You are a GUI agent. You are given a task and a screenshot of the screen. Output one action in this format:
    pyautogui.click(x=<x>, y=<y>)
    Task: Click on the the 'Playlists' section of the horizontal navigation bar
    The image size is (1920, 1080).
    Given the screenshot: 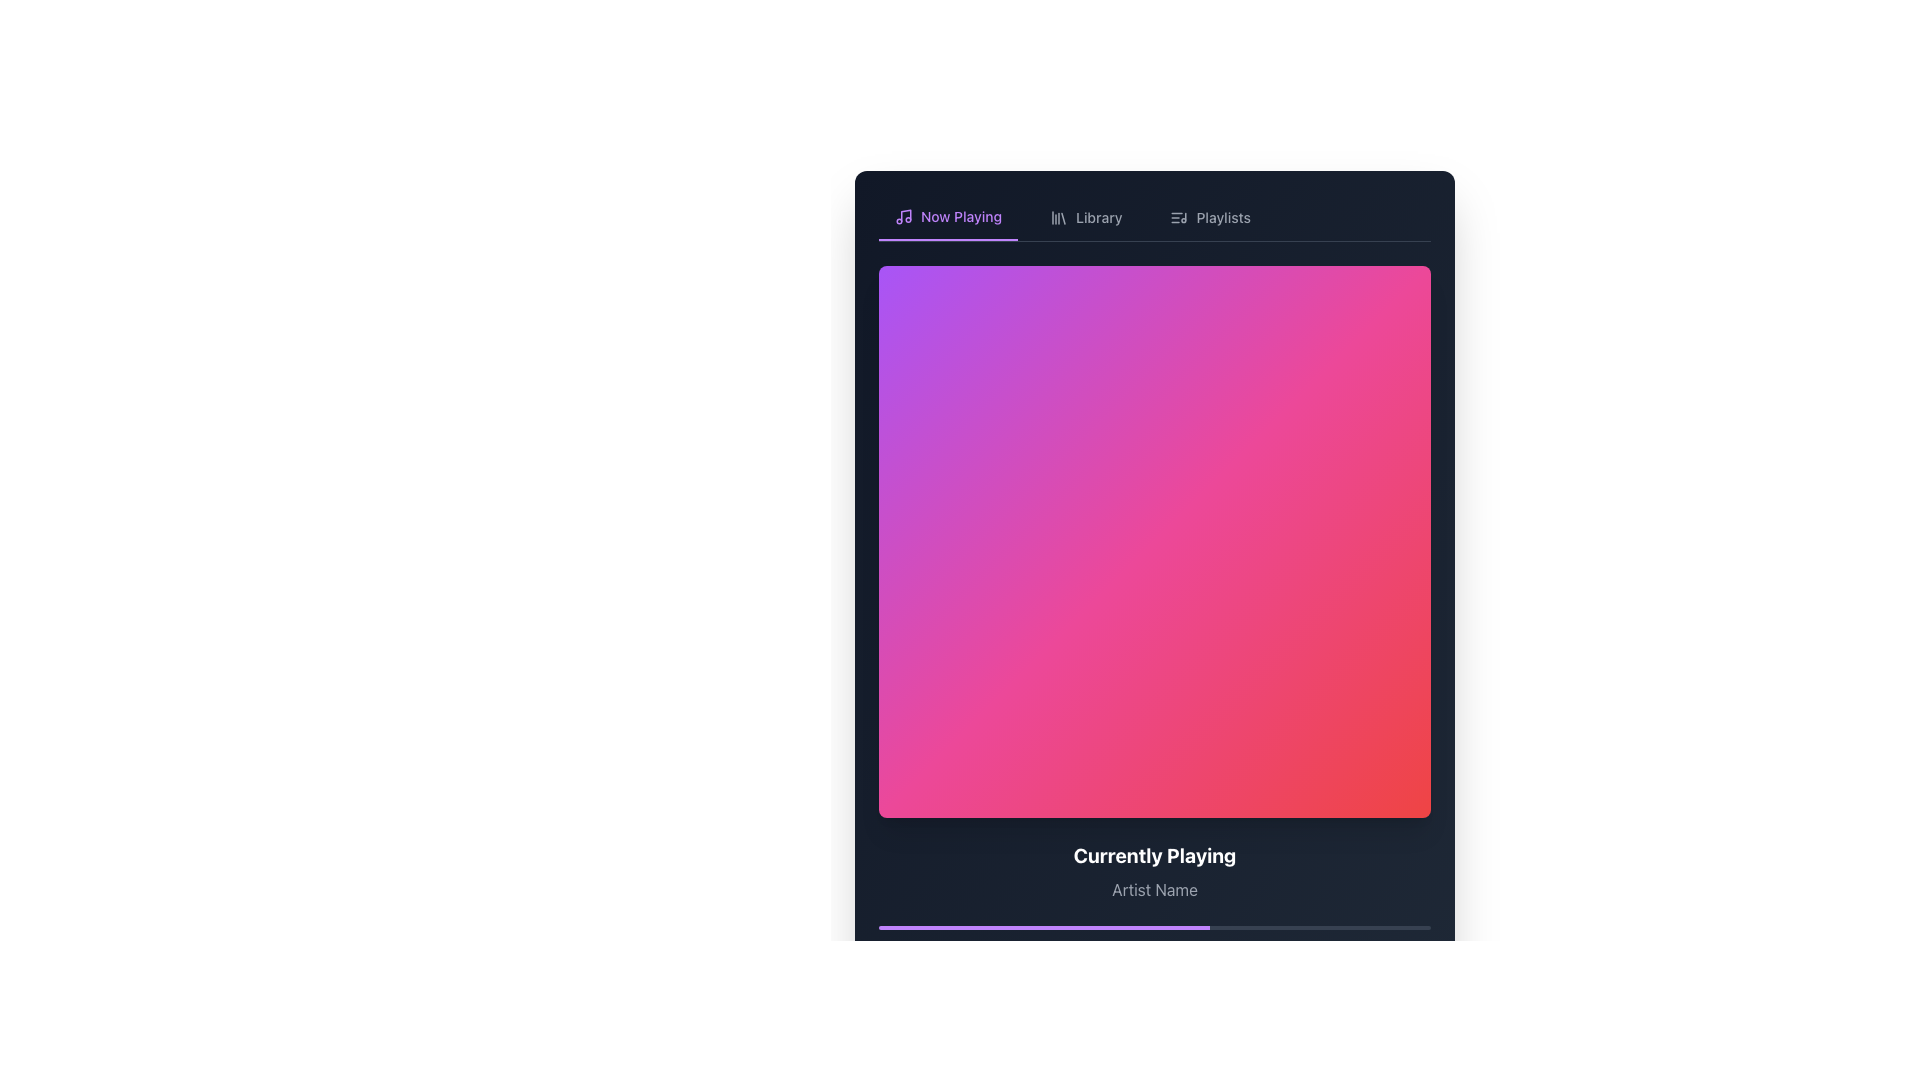 What is the action you would take?
    pyautogui.click(x=1155, y=218)
    